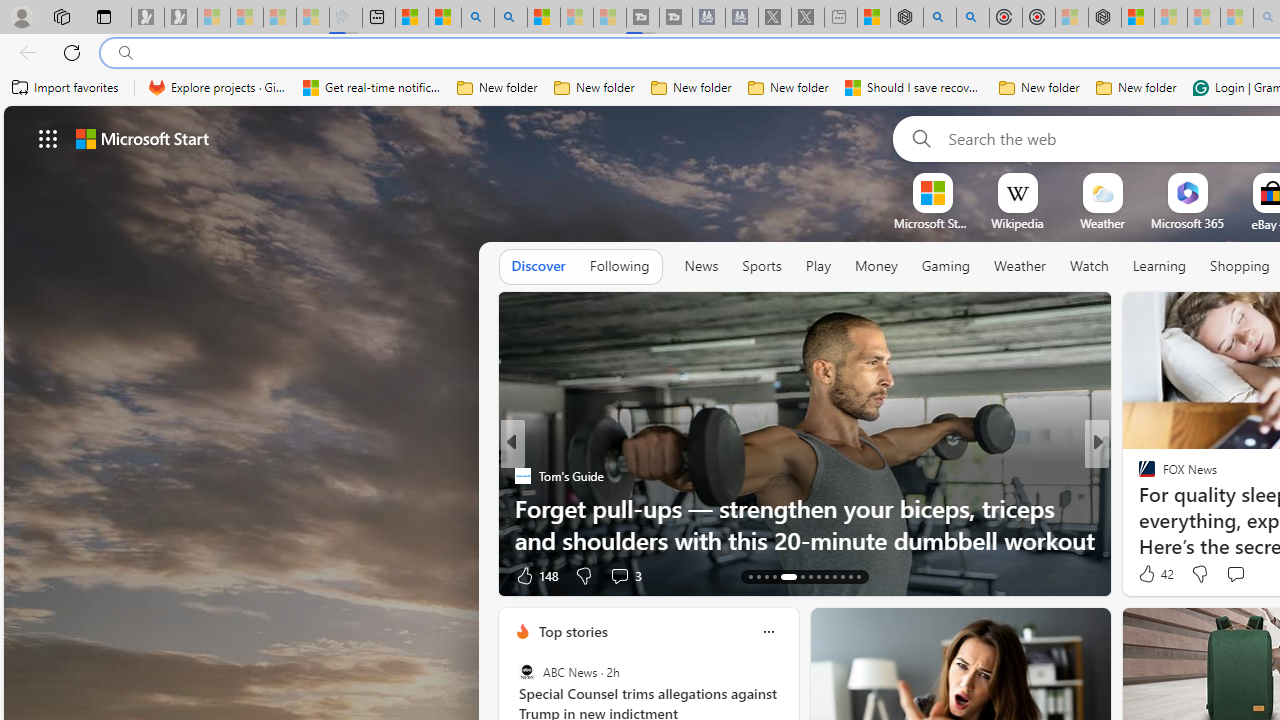 This screenshot has height=720, width=1280. I want to click on 'Newsletter Sign Up - Sleeping', so click(181, 17).